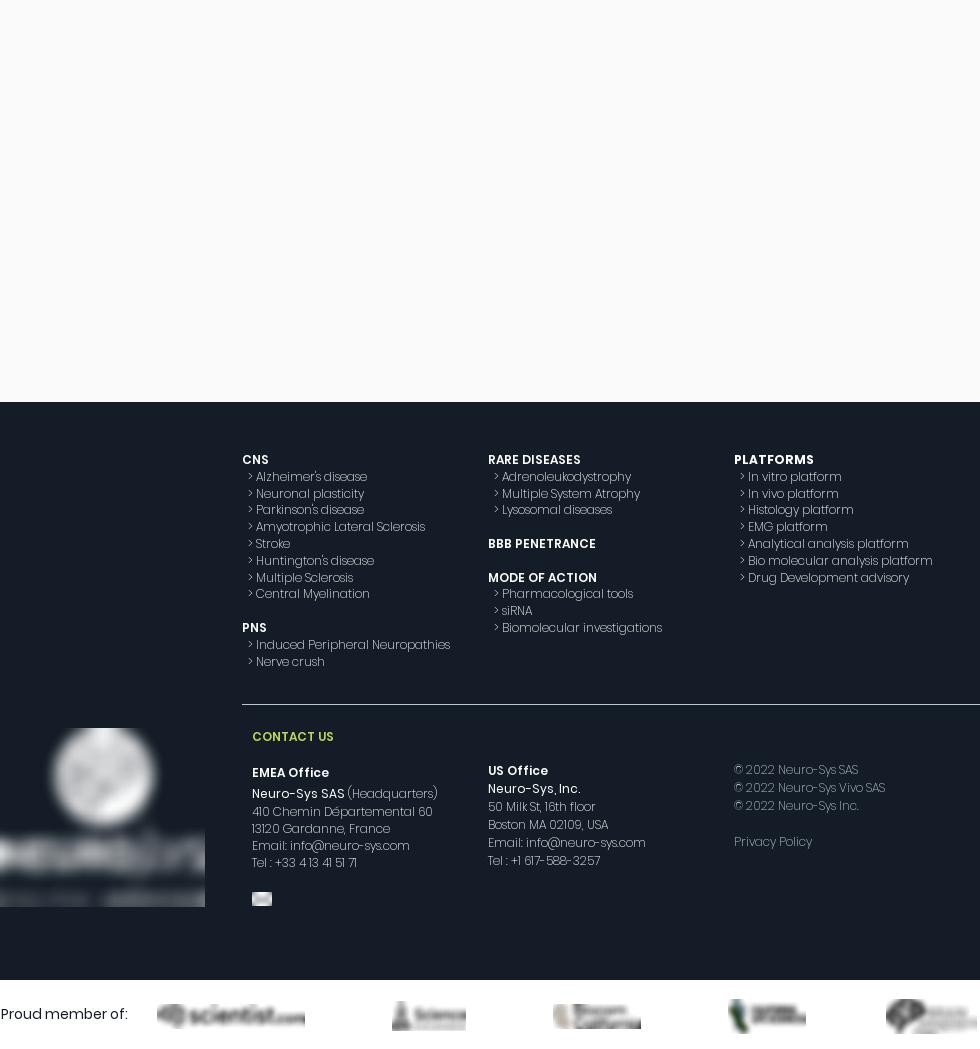  What do you see at coordinates (321, 827) in the screenshot?
I see `'13120 Gardanne, France'` at bounding box center [321, 827].